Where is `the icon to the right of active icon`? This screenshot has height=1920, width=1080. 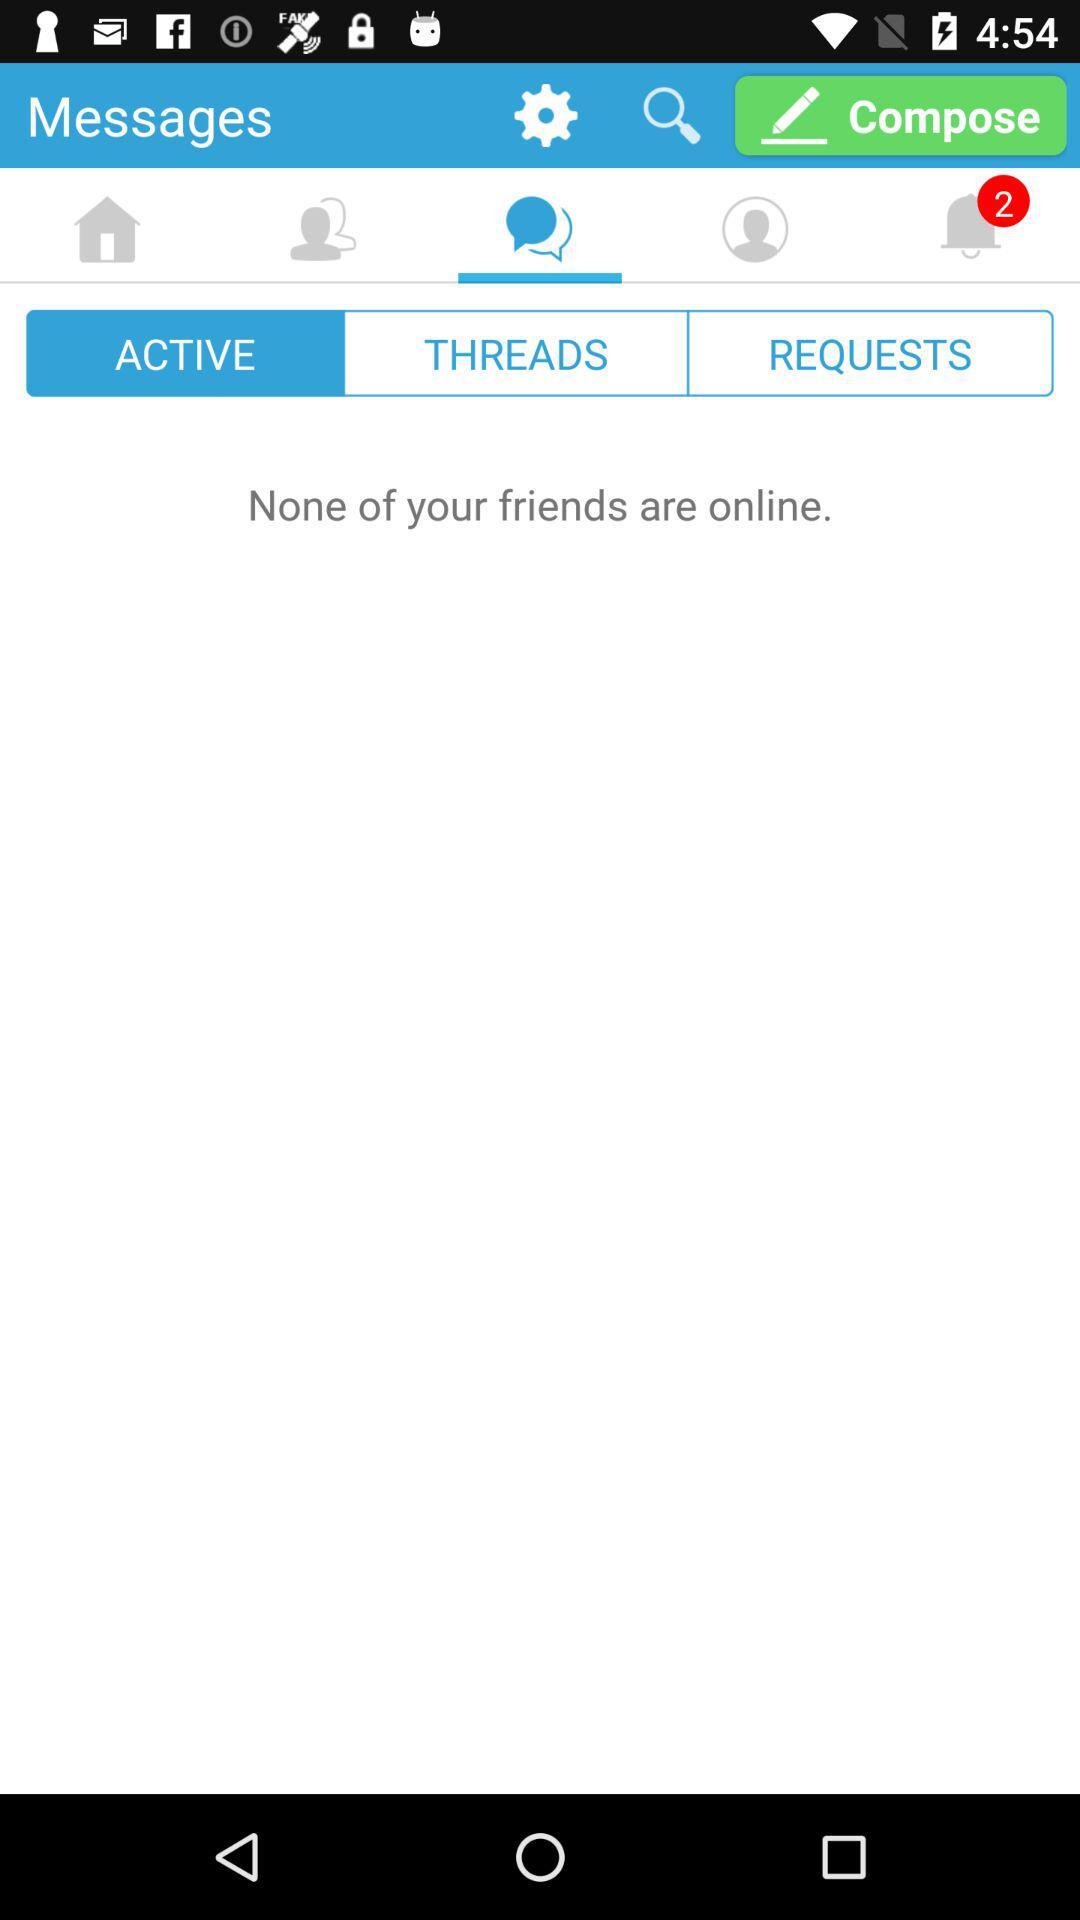 the icon to the right of active icon is located at coordinates (515, 353).